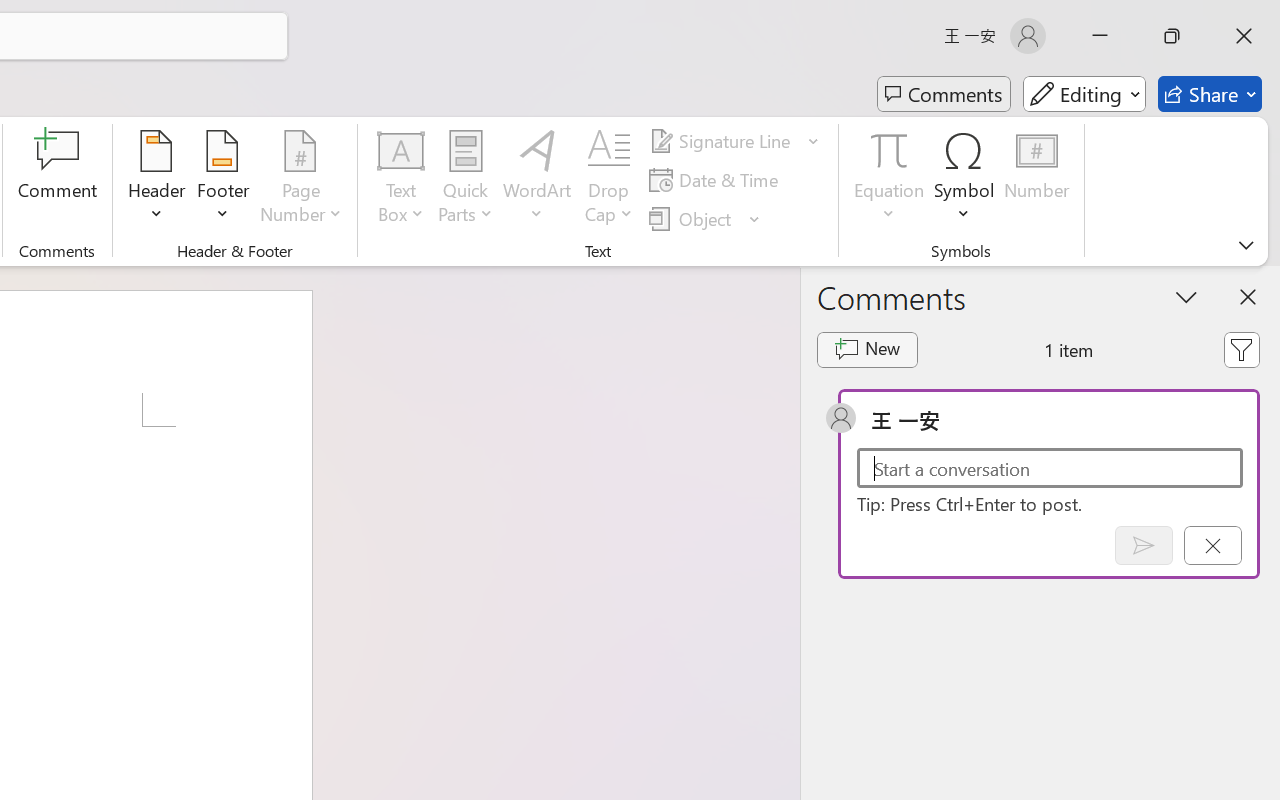 Image resolution: width=1280 pixels, height=800 pixels. I want to click on 'Start a conversation', so click(1049, 468).